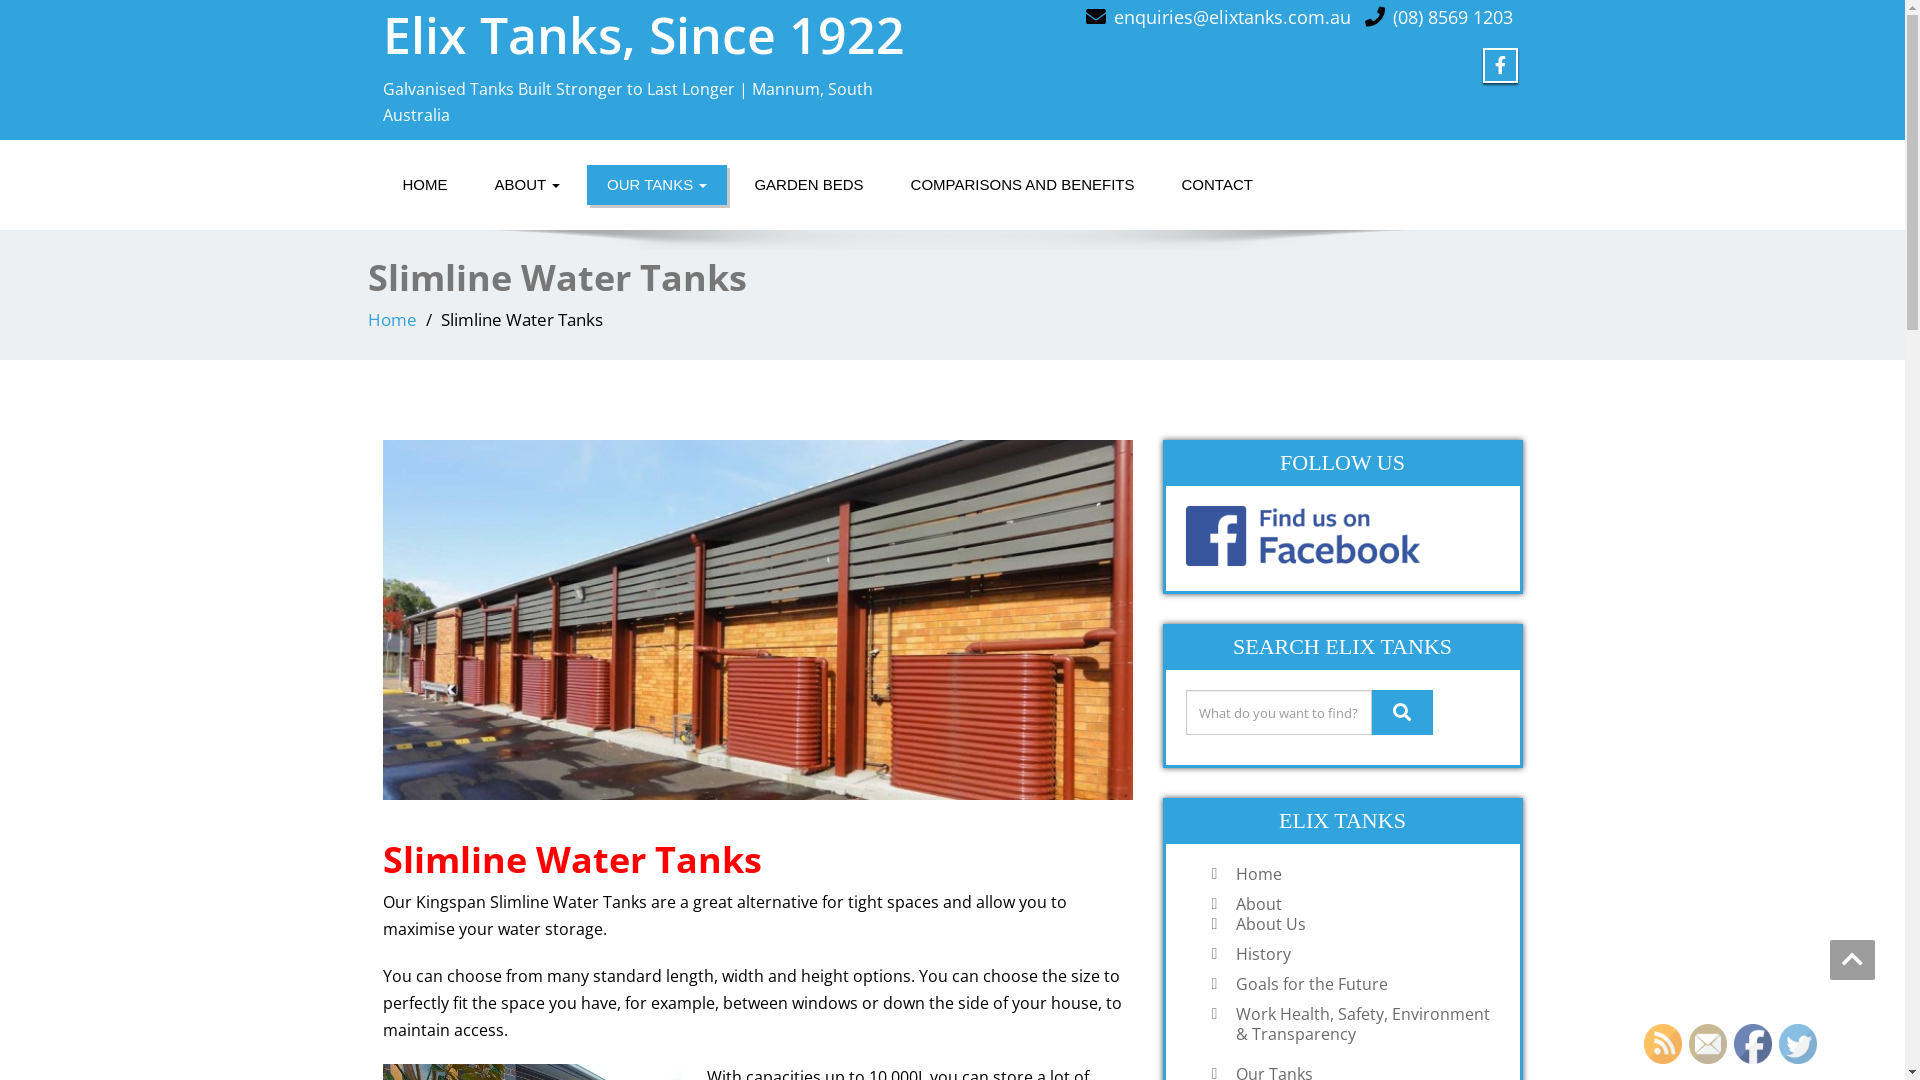 The height and width of the screenshot is (1080, 1920). I want to click on 'GARDEN BEDS', so click(733, 185).